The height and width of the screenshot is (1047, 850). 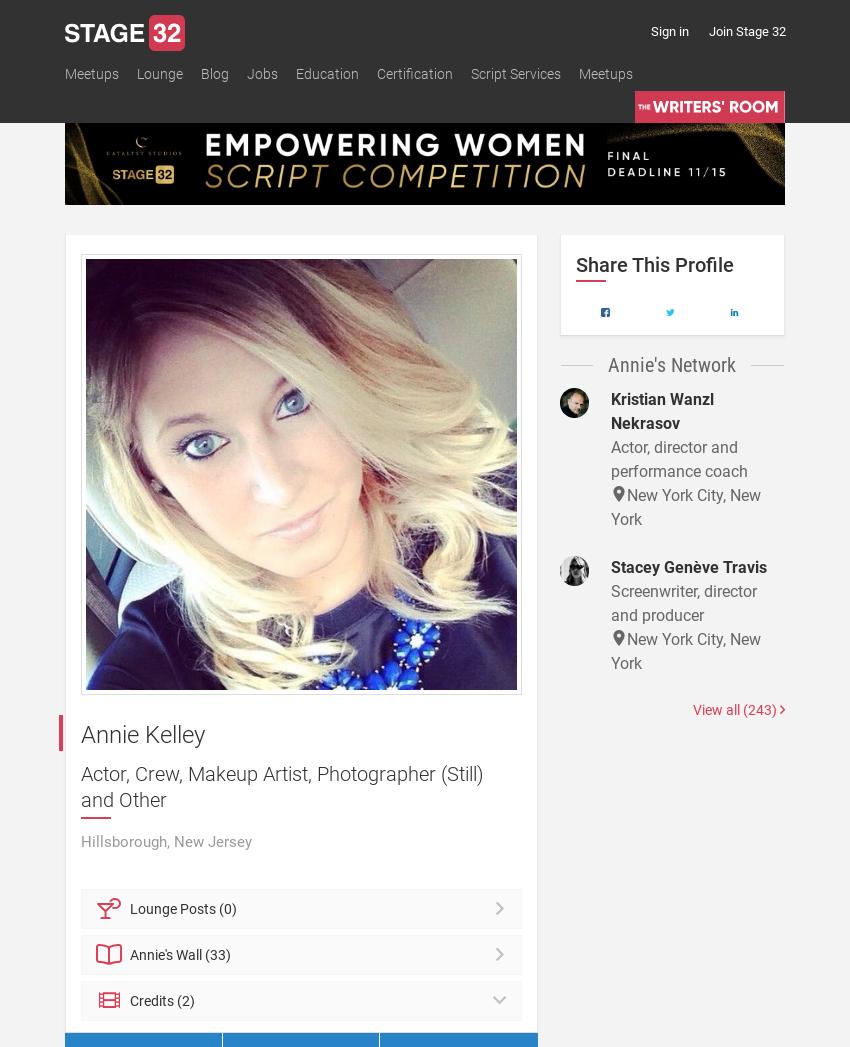 I want to click on 'Screenwriter, director and producer', so click(x=682, y=602).